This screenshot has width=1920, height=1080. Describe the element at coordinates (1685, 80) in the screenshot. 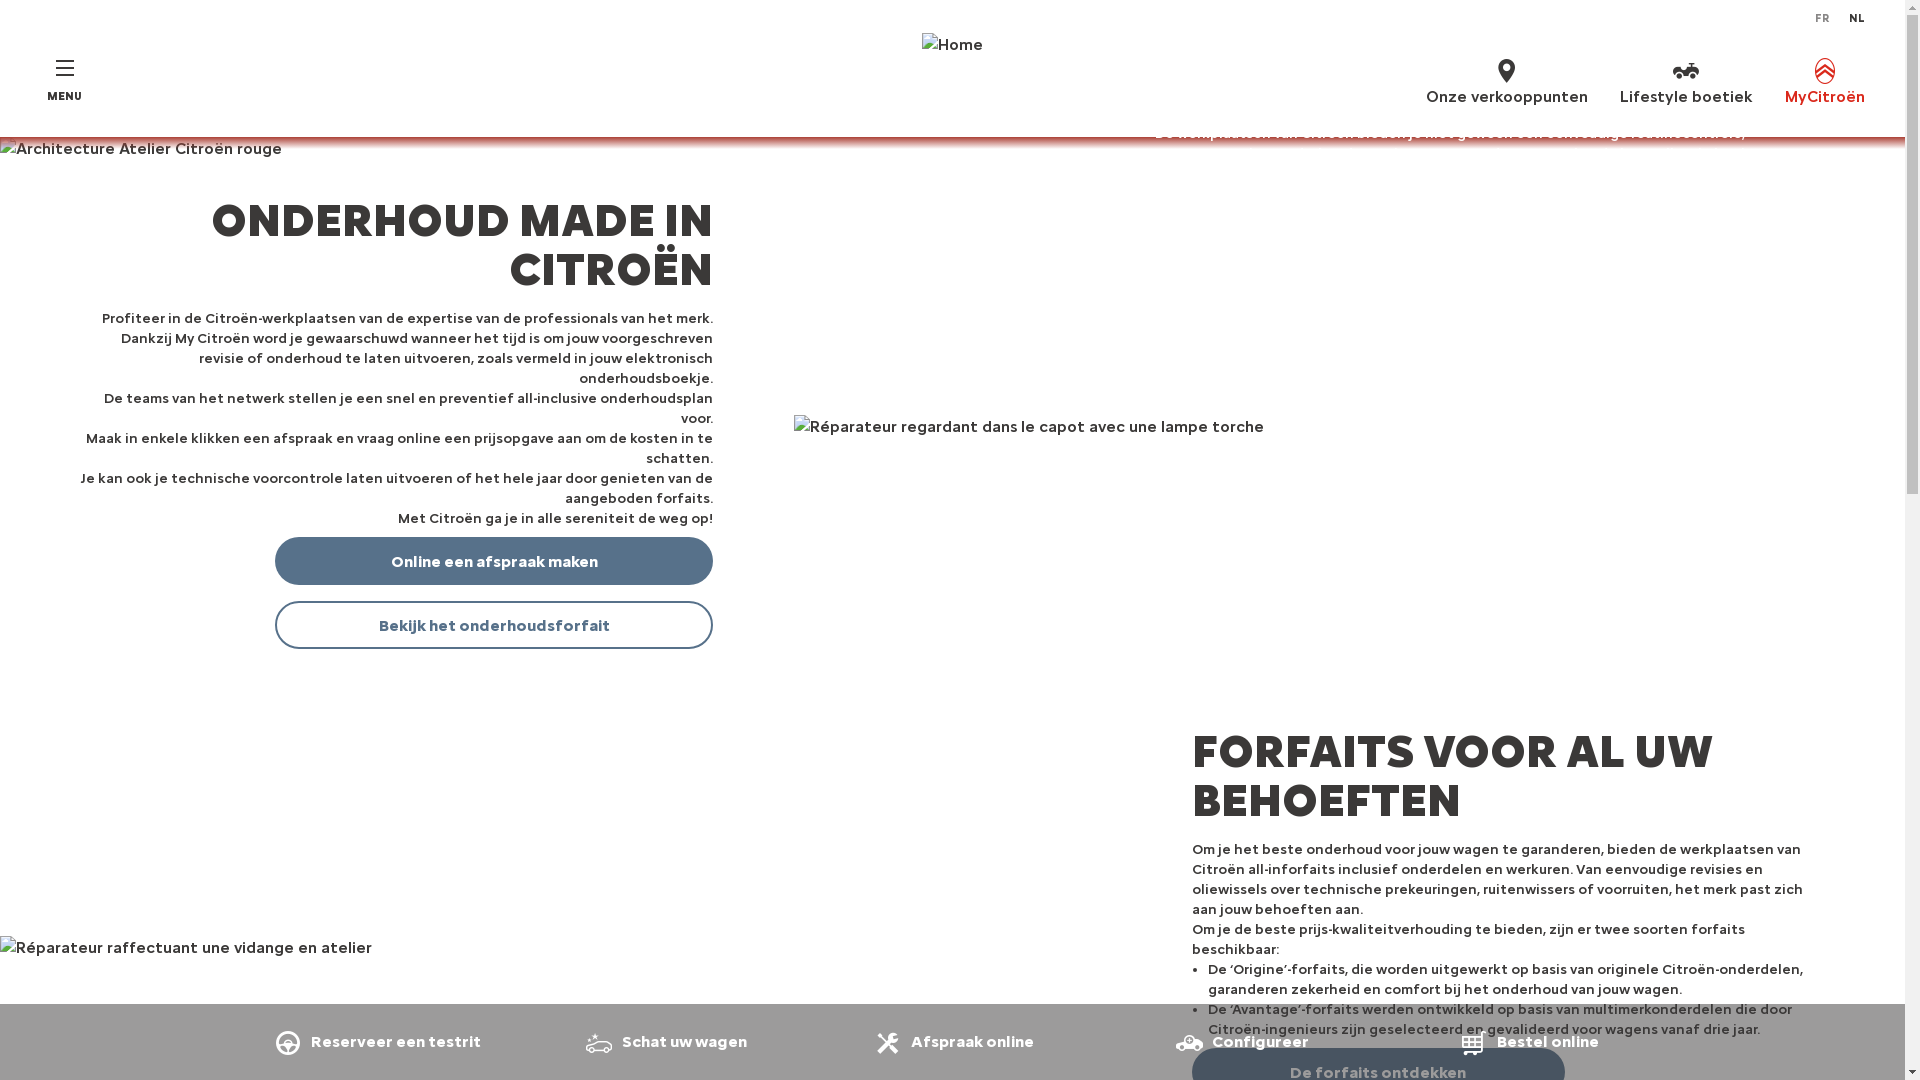

I see `'Lifestyle boetiek'` at that location.